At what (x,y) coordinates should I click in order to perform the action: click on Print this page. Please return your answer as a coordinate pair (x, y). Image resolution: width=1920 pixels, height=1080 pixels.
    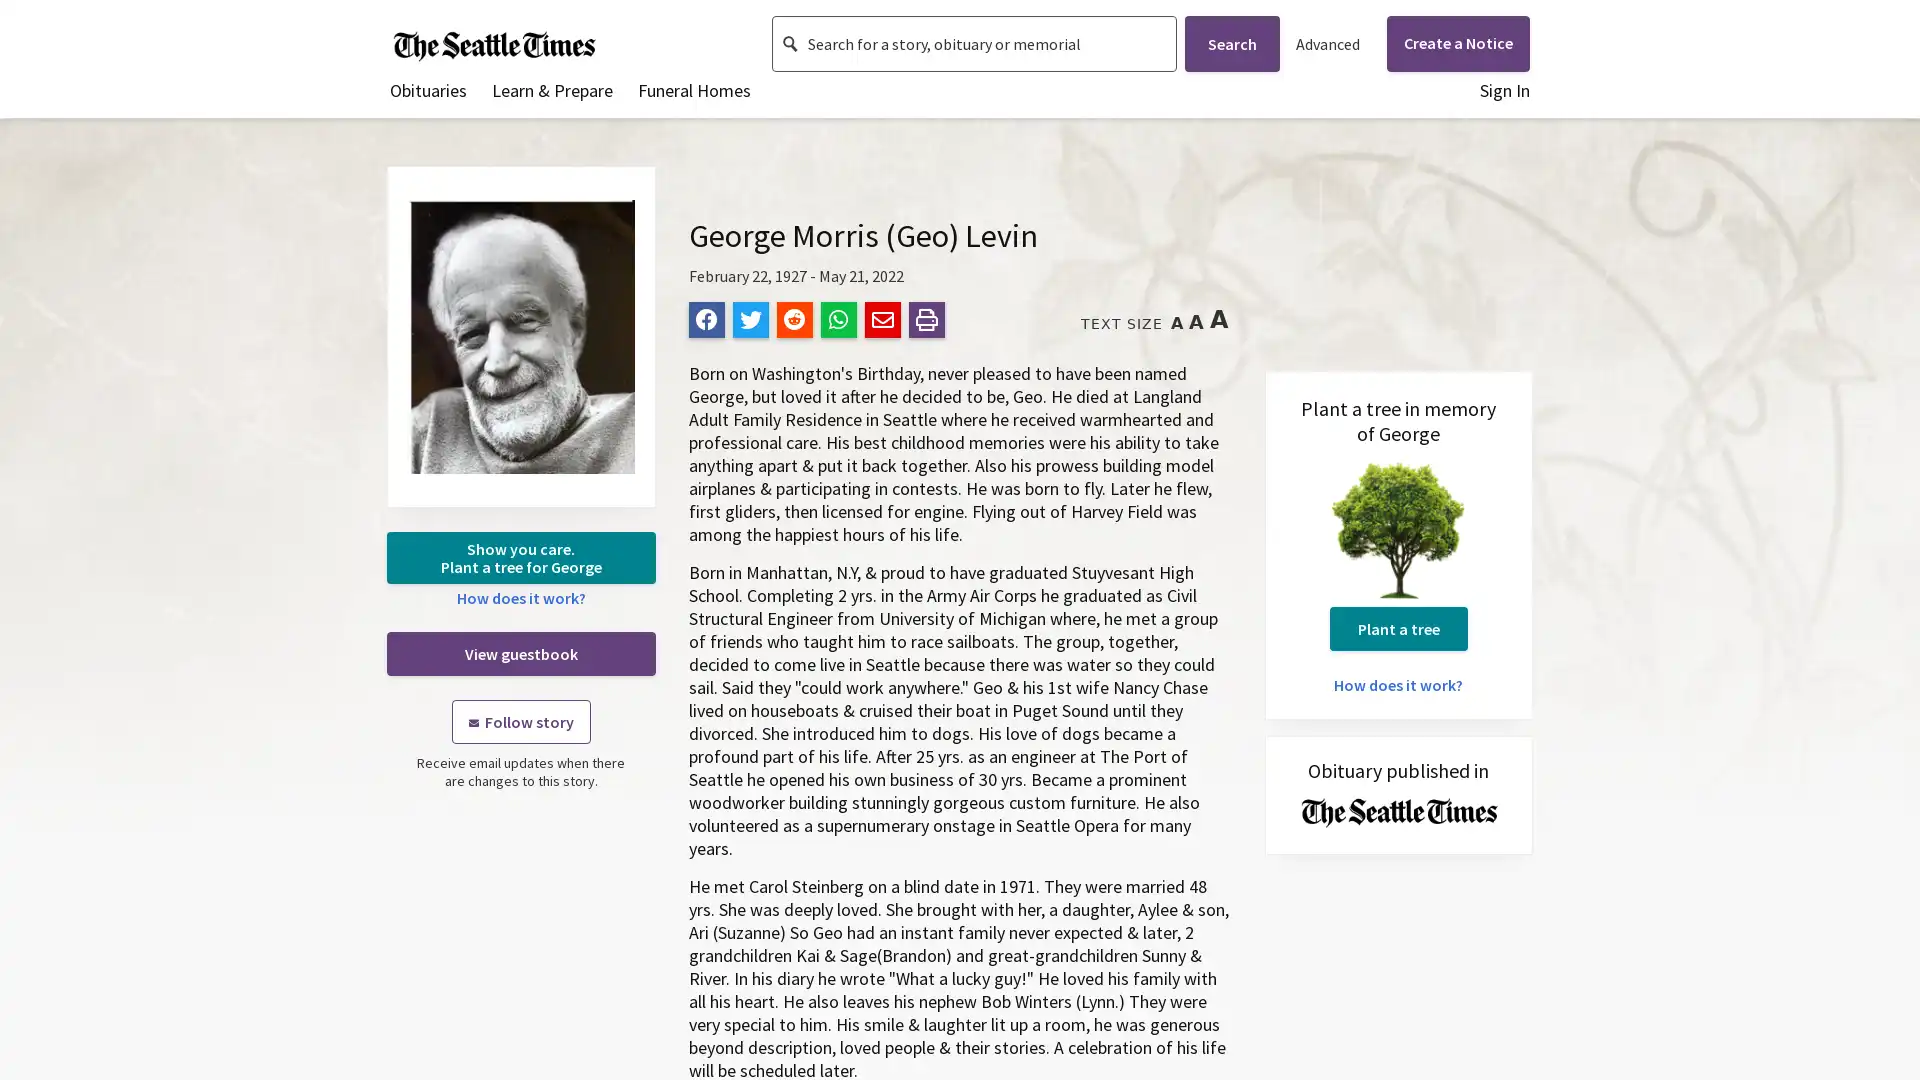
    Looking at the image, I should click on (925, 319).